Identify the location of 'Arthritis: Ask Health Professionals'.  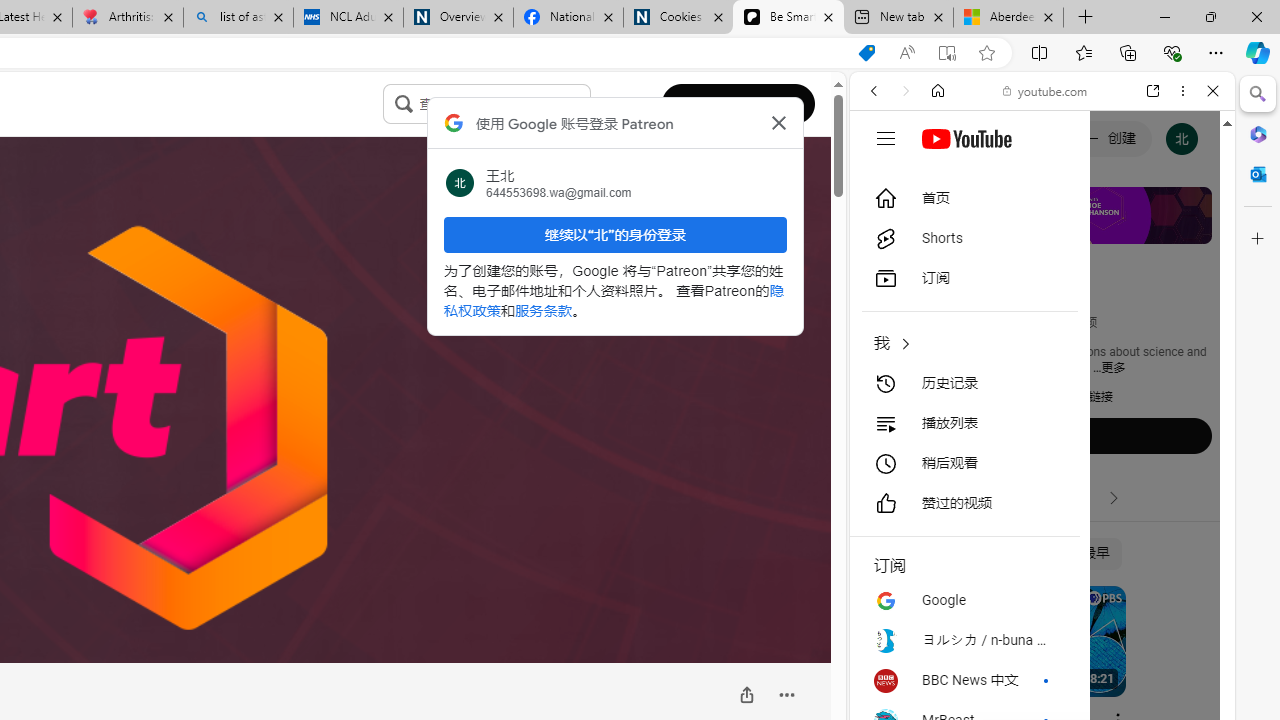
(127, 17).